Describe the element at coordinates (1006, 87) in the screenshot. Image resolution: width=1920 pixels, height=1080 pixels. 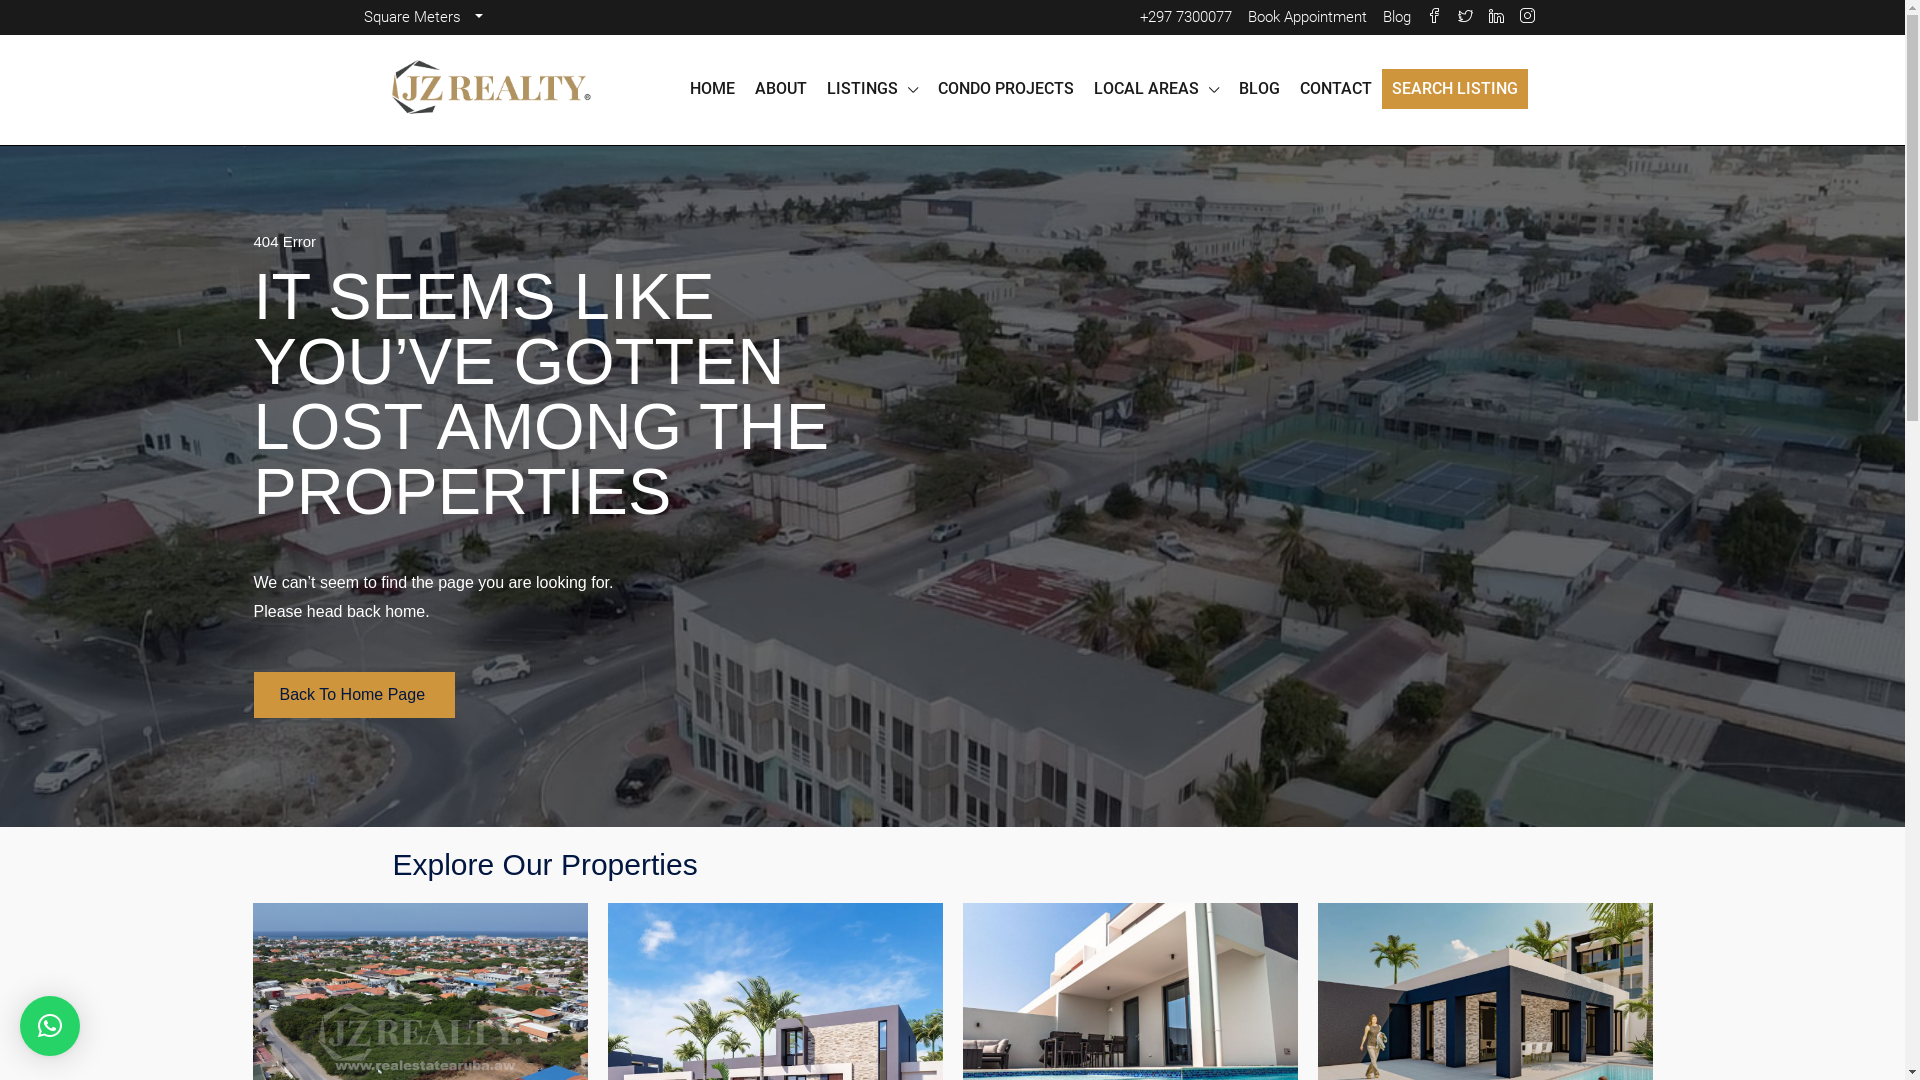
I see `'CONDO PROJECTS'` at that location.